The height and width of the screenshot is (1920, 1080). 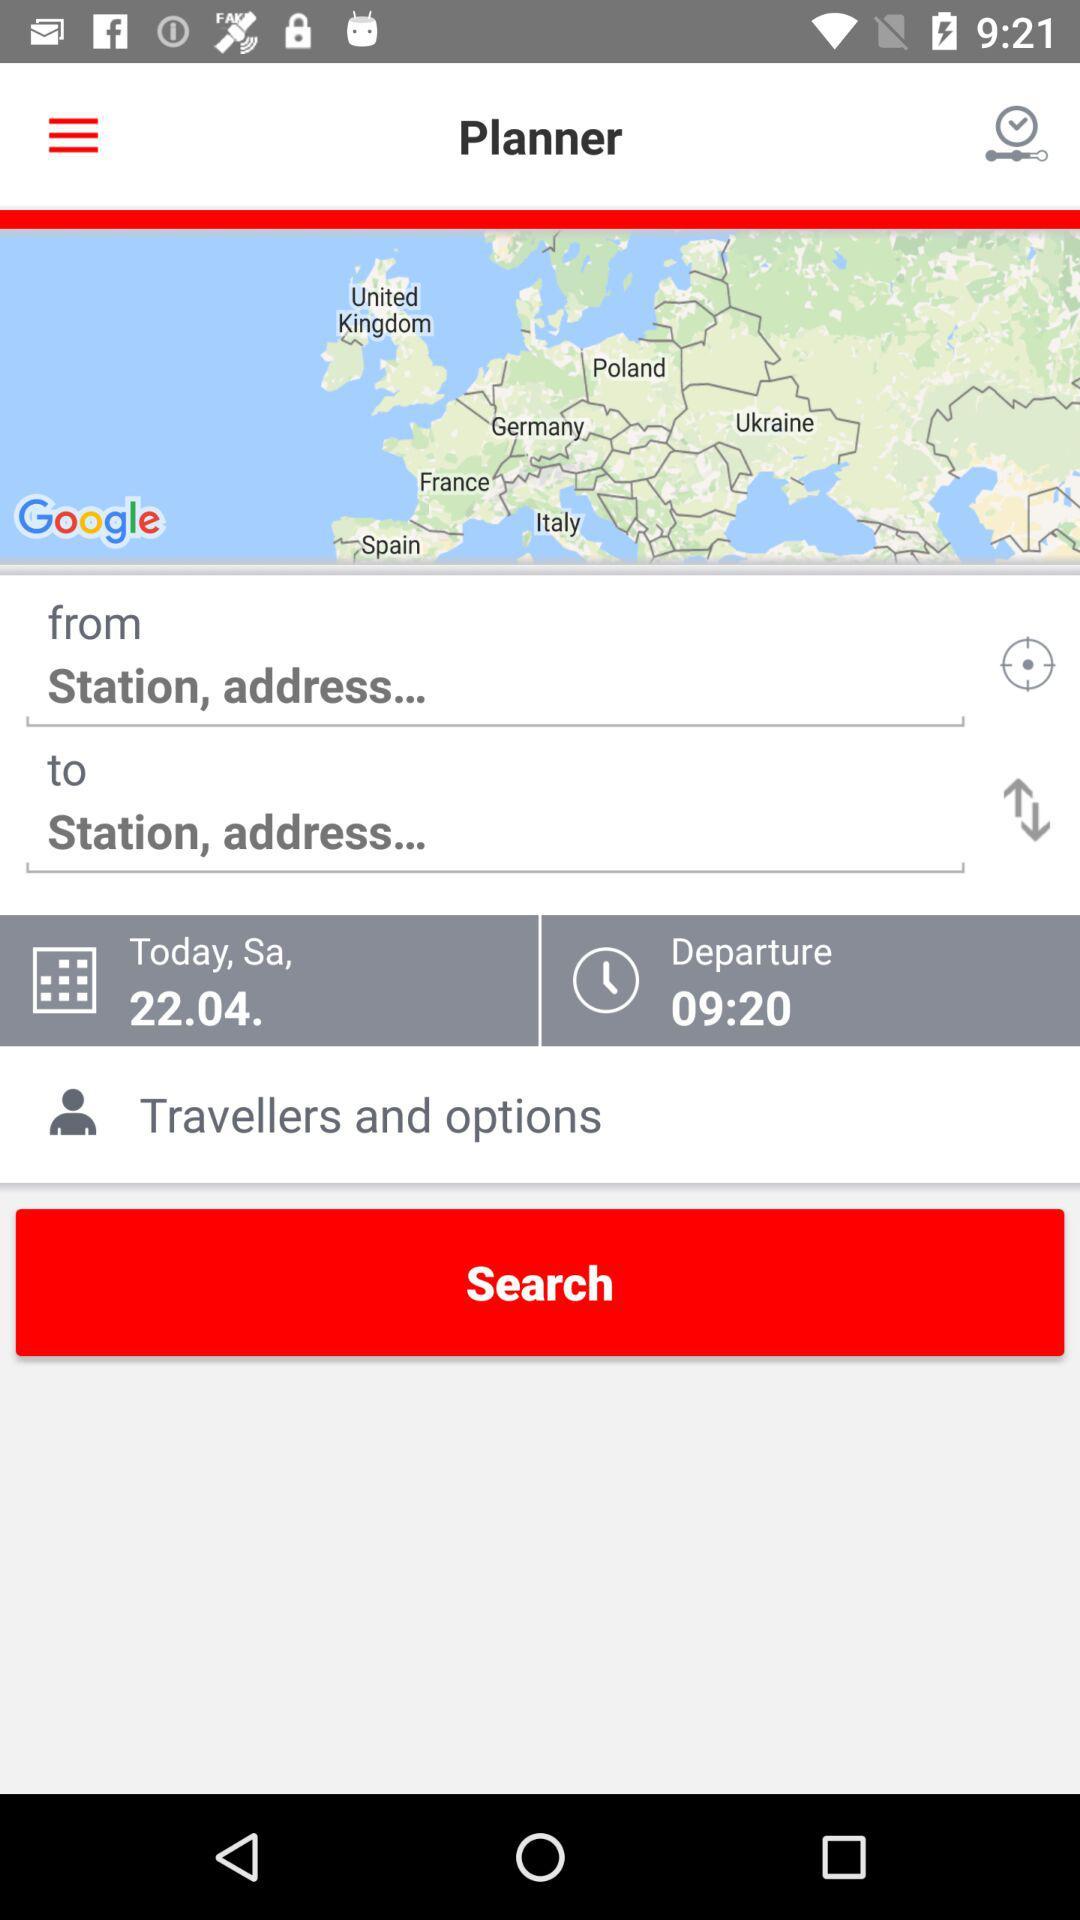 What do you see at coordinates (72, 135) in the screenshot?
I see `item next to planner icon` at bounding box center [72, 135].